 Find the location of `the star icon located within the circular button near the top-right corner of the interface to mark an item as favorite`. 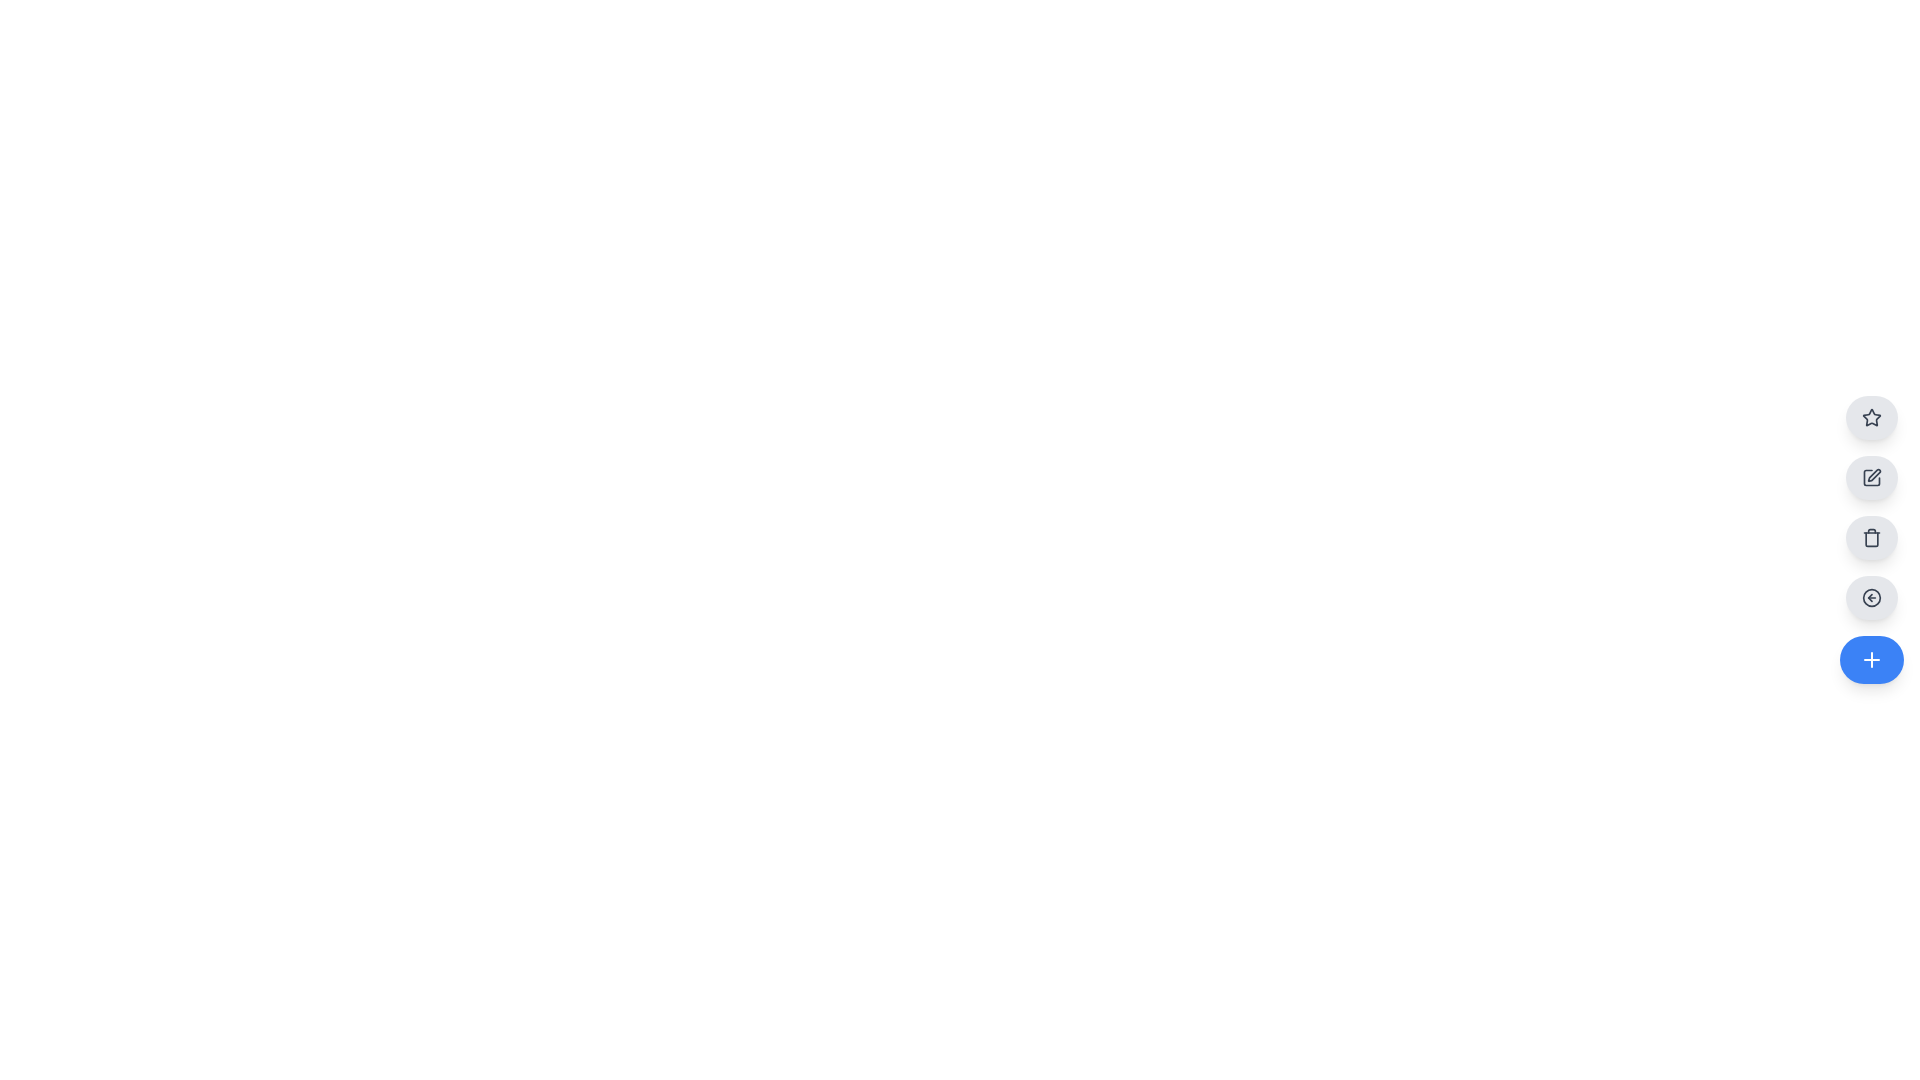

the star icon located within the circular button near the top-right corner of the interface to mark an item as favorite is located at coordinates (1871, 416).